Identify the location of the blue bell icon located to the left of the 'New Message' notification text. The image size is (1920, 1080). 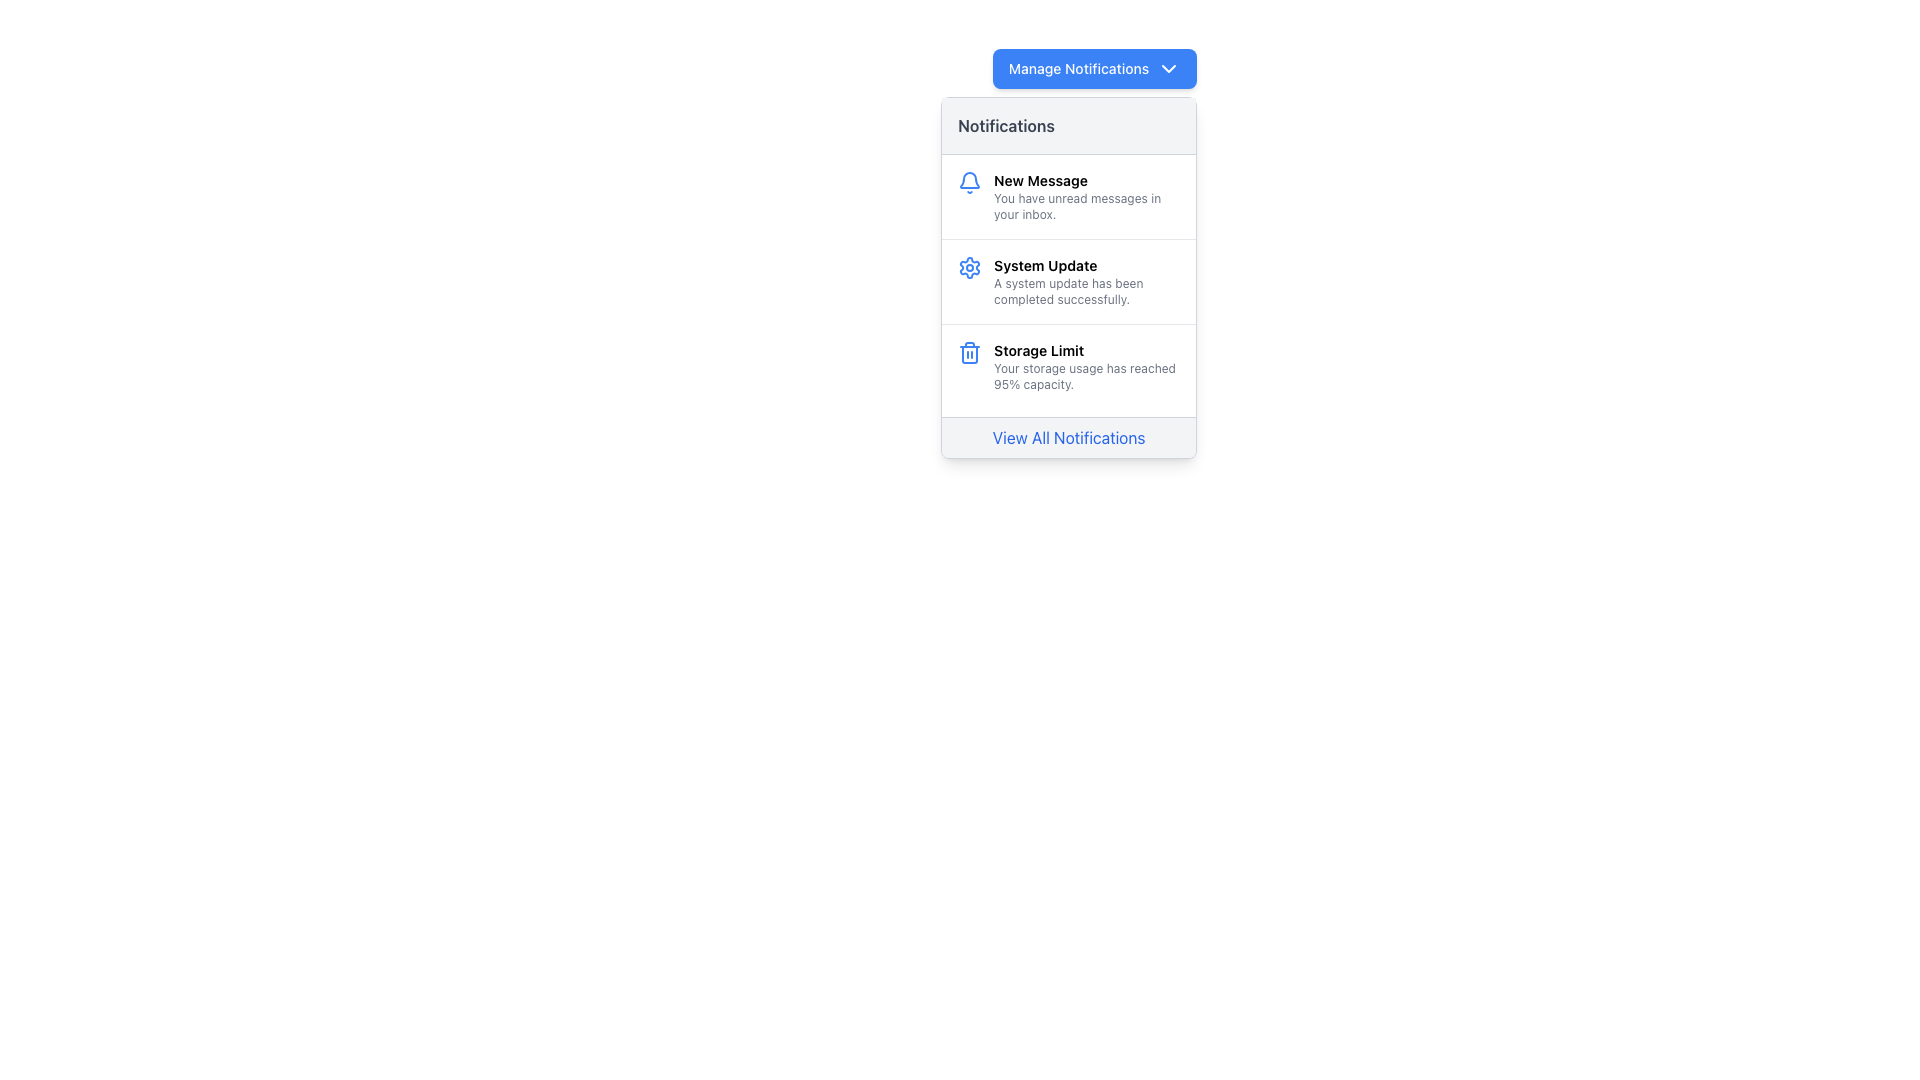
(969, 196).